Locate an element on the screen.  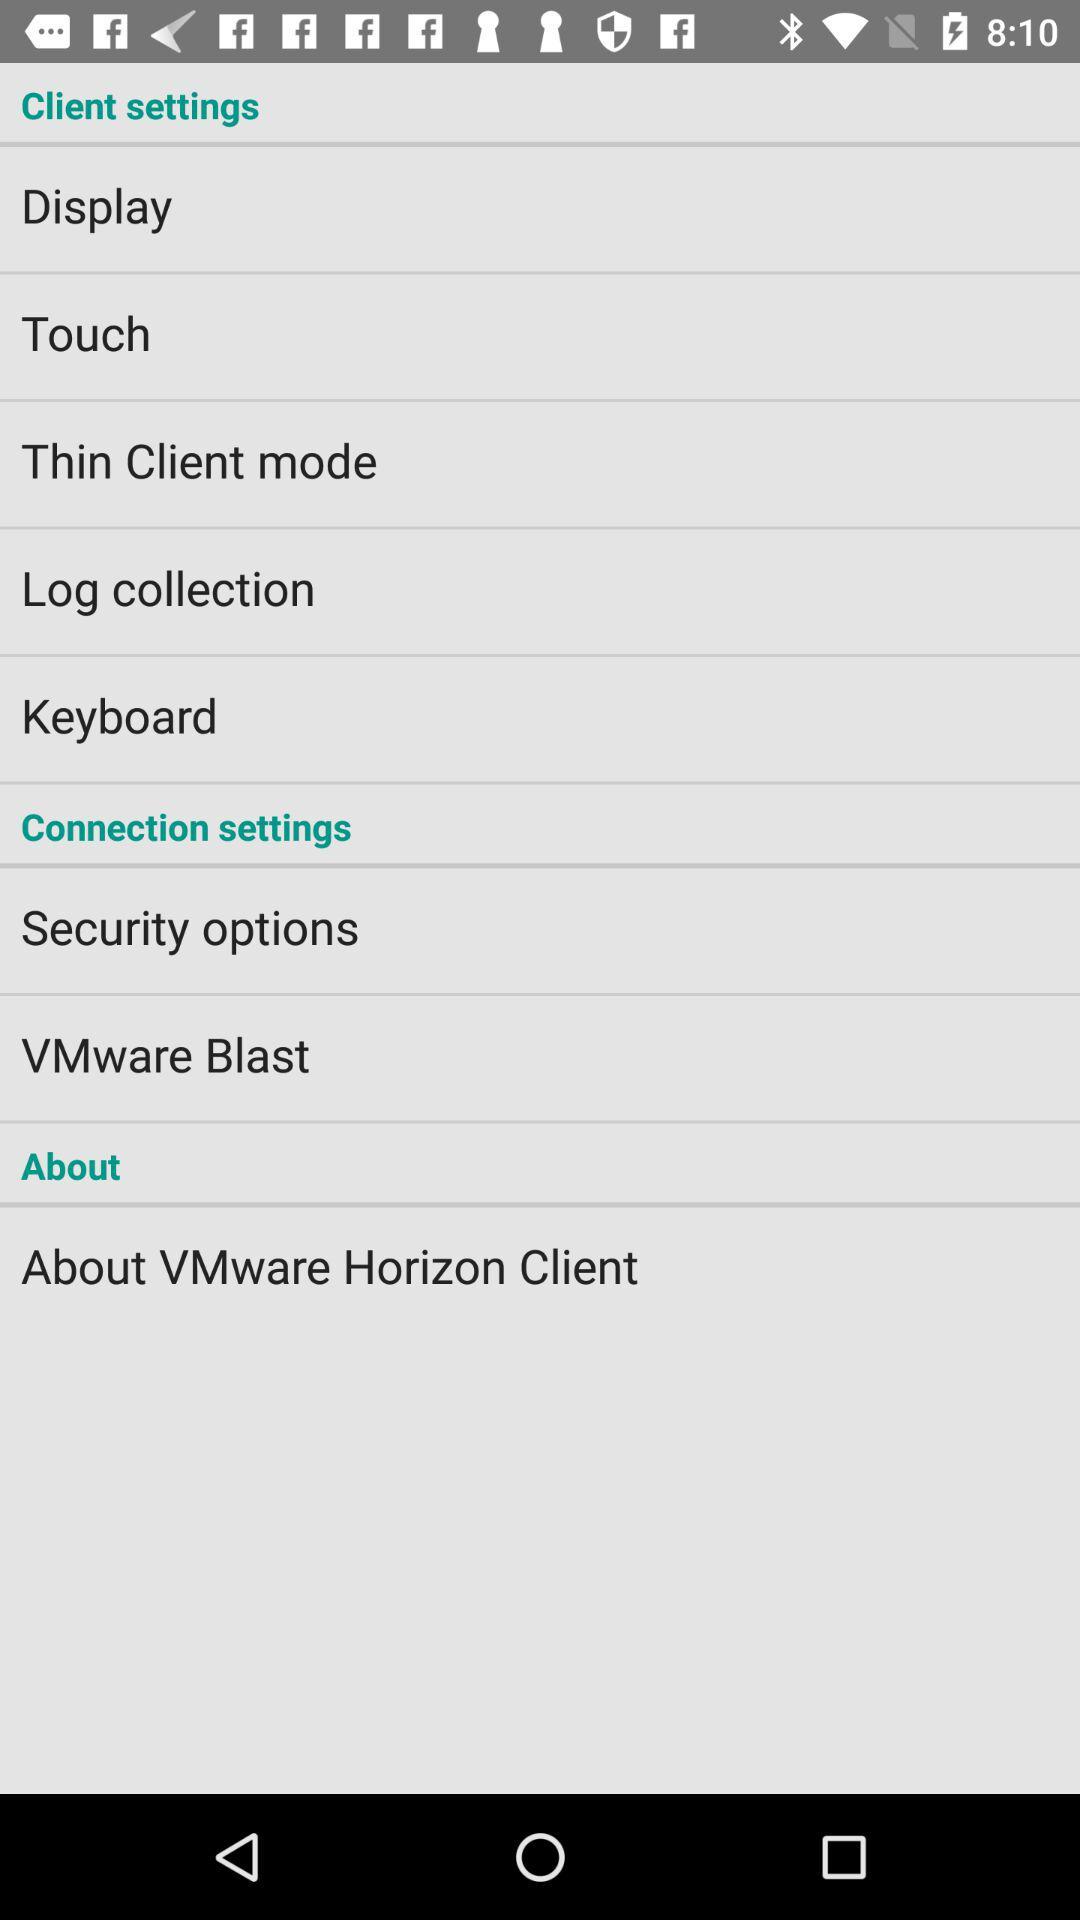
the about vmware horizon item is located at coordinates (540, 1251).